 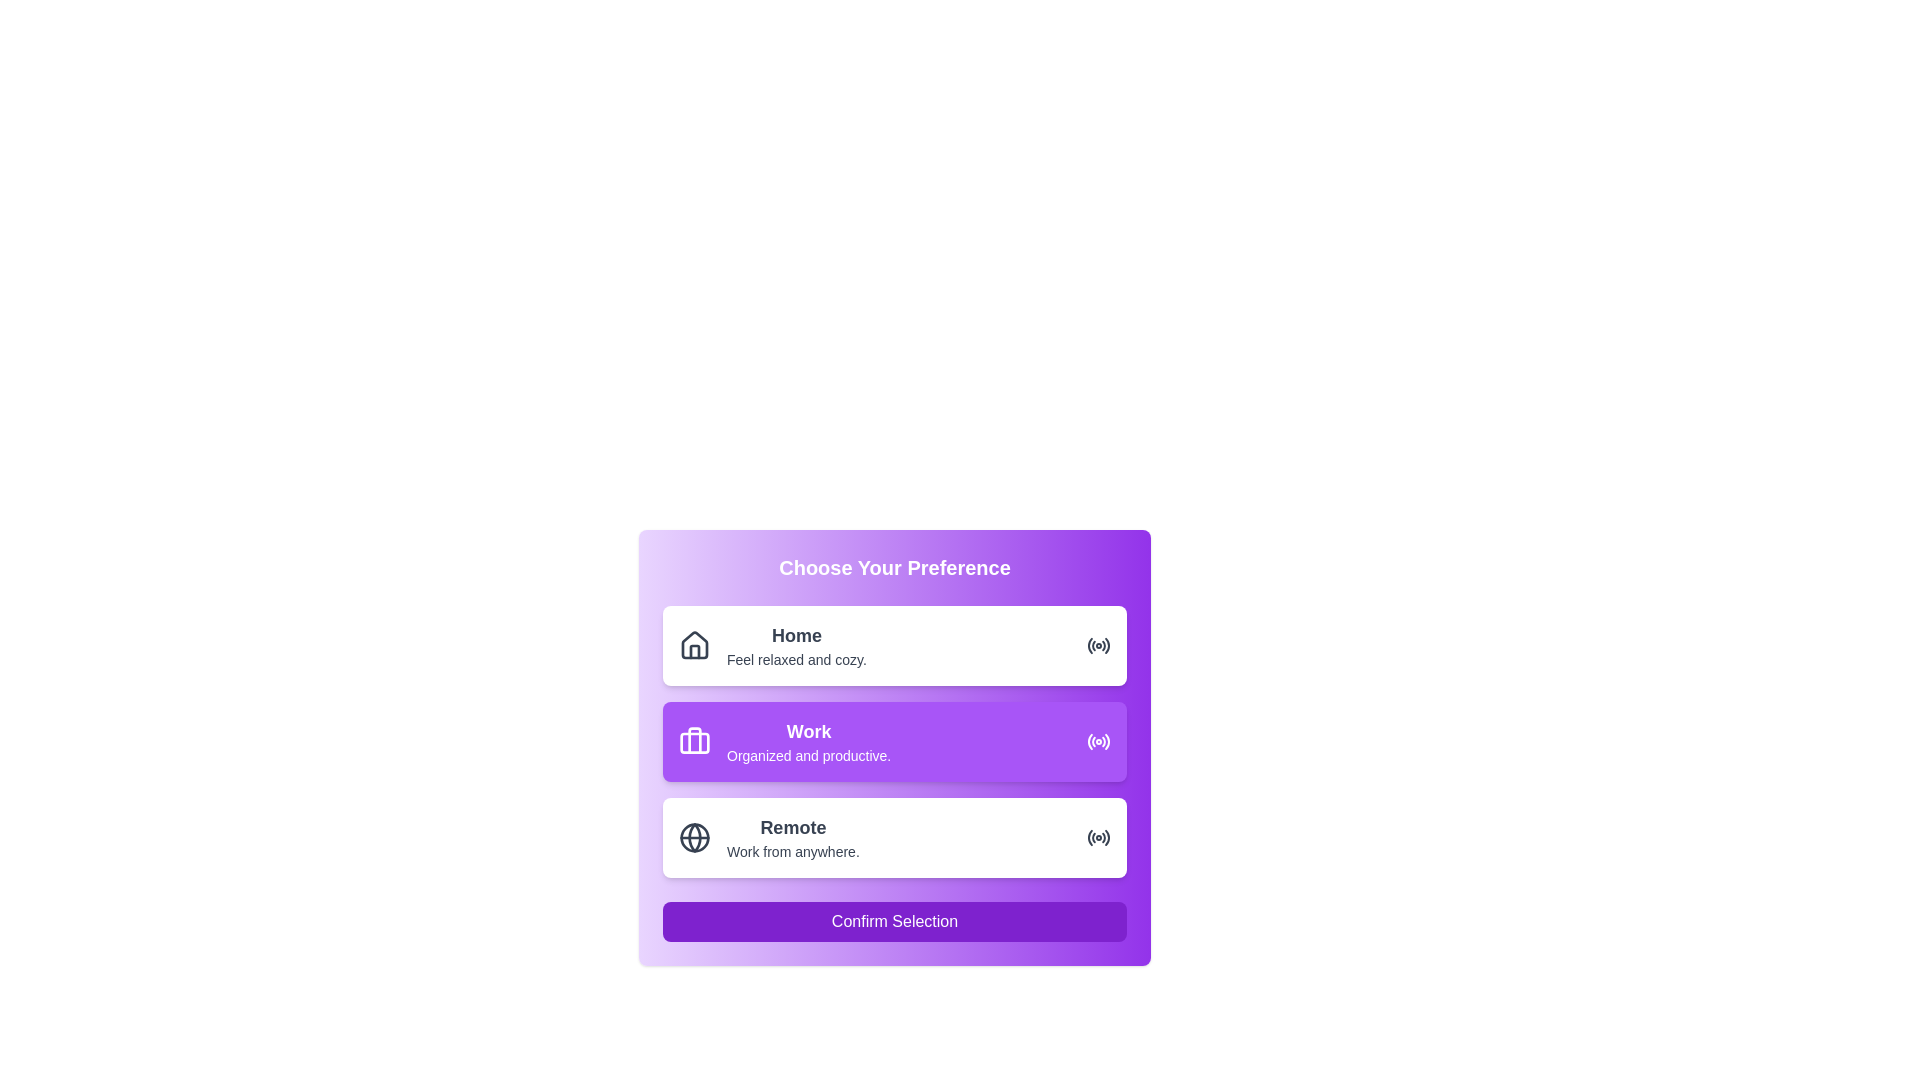 What do you see at coordinates (792, 828) in the screenshot?
I see `the static text label 'Remote', which is bold and larger than surrounding content, positioned above 'Work from anywhere' and next to a globe icon` at bounding box center [792, 828].